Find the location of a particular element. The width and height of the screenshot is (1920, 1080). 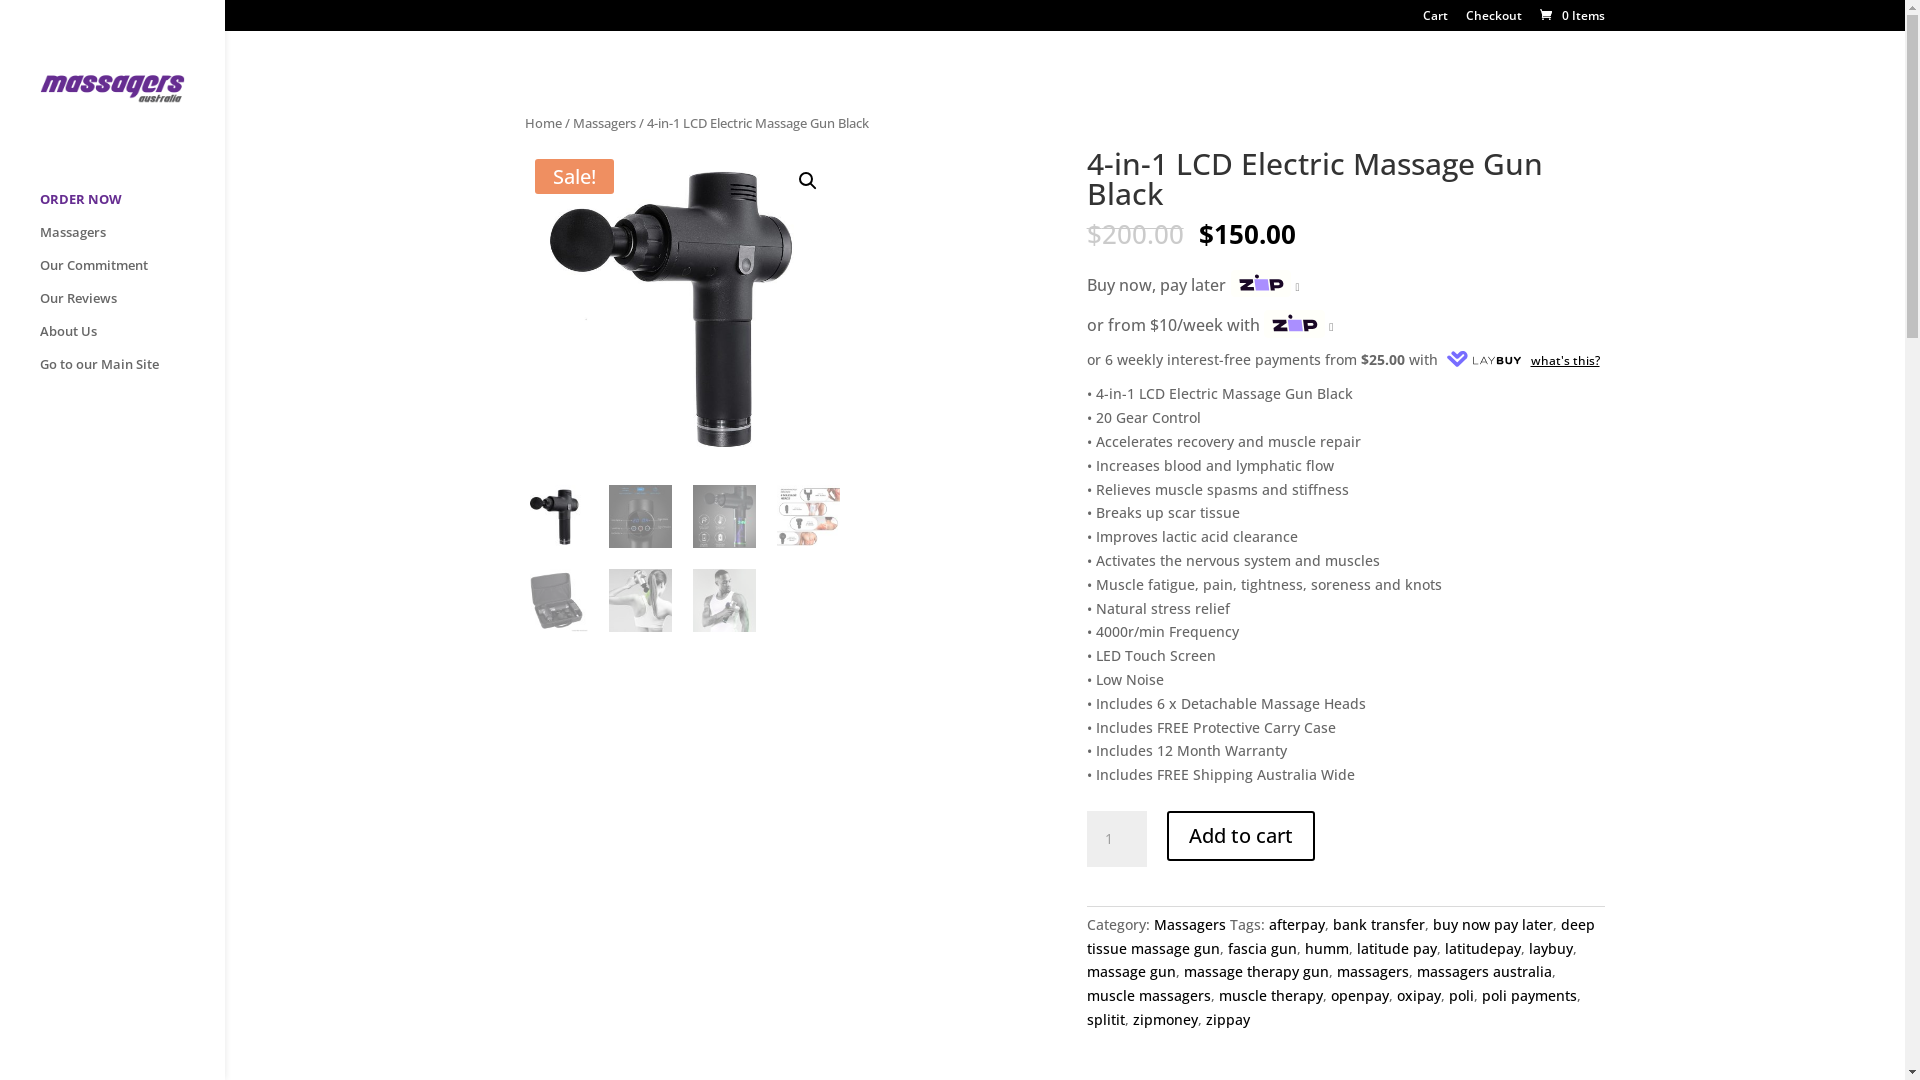

'muscle massagers' is located at coordinates (1148, 995).